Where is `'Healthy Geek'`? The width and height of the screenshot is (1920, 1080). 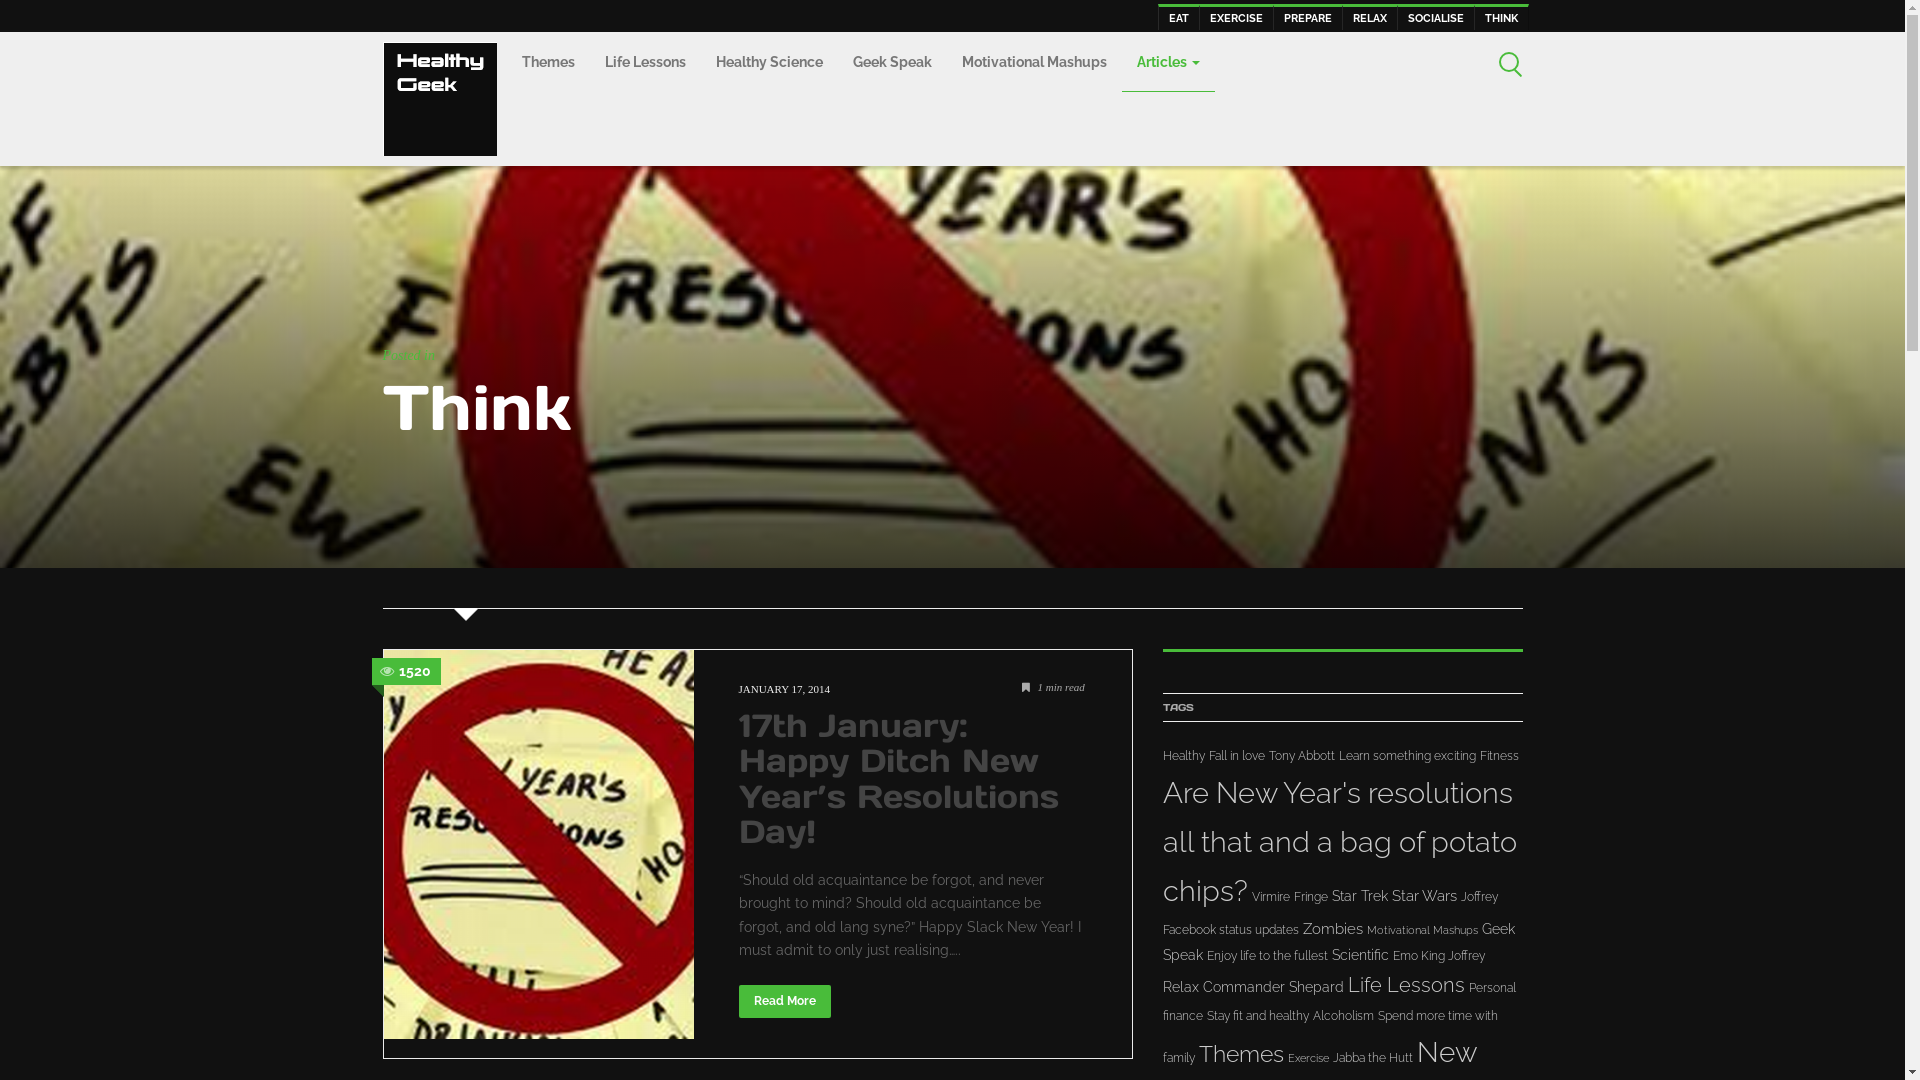
'Healthy Geek' is located at coordinates (437, 97).